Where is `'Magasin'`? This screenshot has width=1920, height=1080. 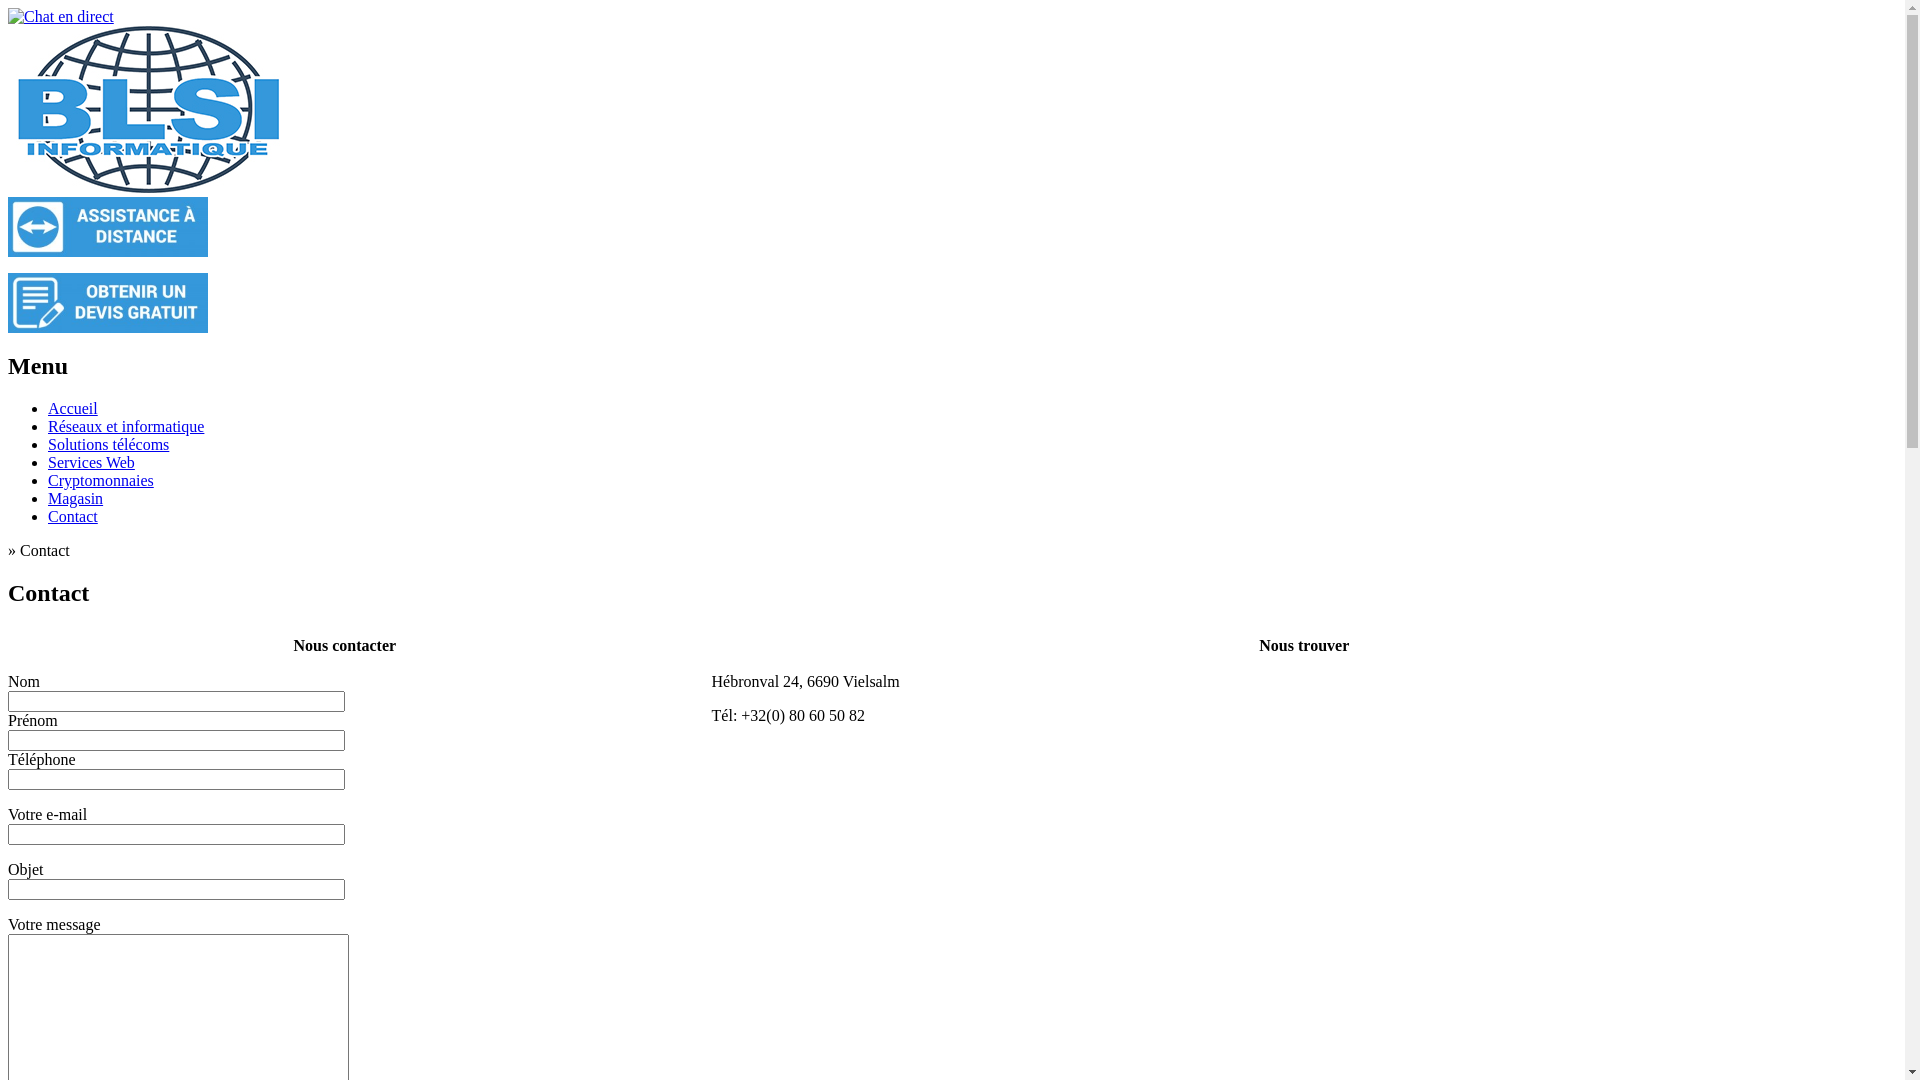
'Magasin' is located at coordinates (48, 497).